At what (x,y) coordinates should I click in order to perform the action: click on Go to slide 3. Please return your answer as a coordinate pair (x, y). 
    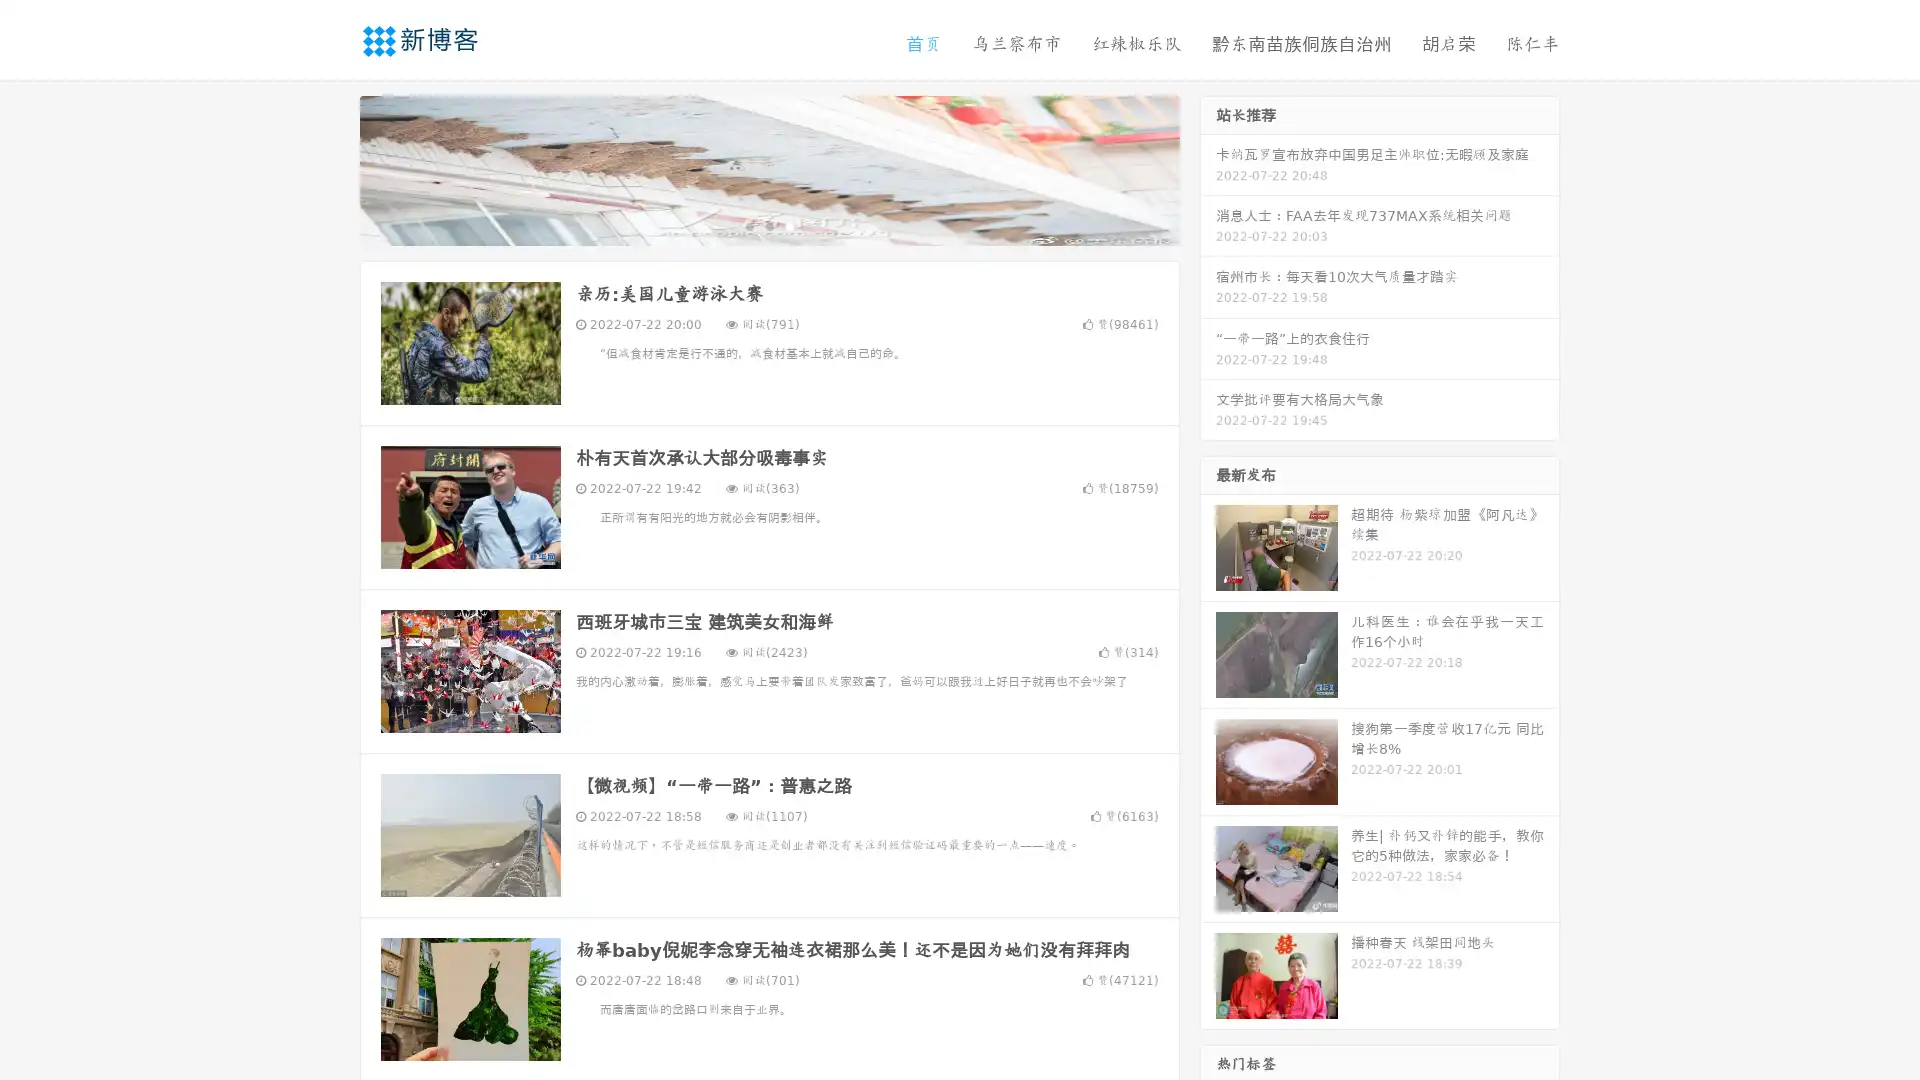
    Looking at the image, I should click on (789, 225).